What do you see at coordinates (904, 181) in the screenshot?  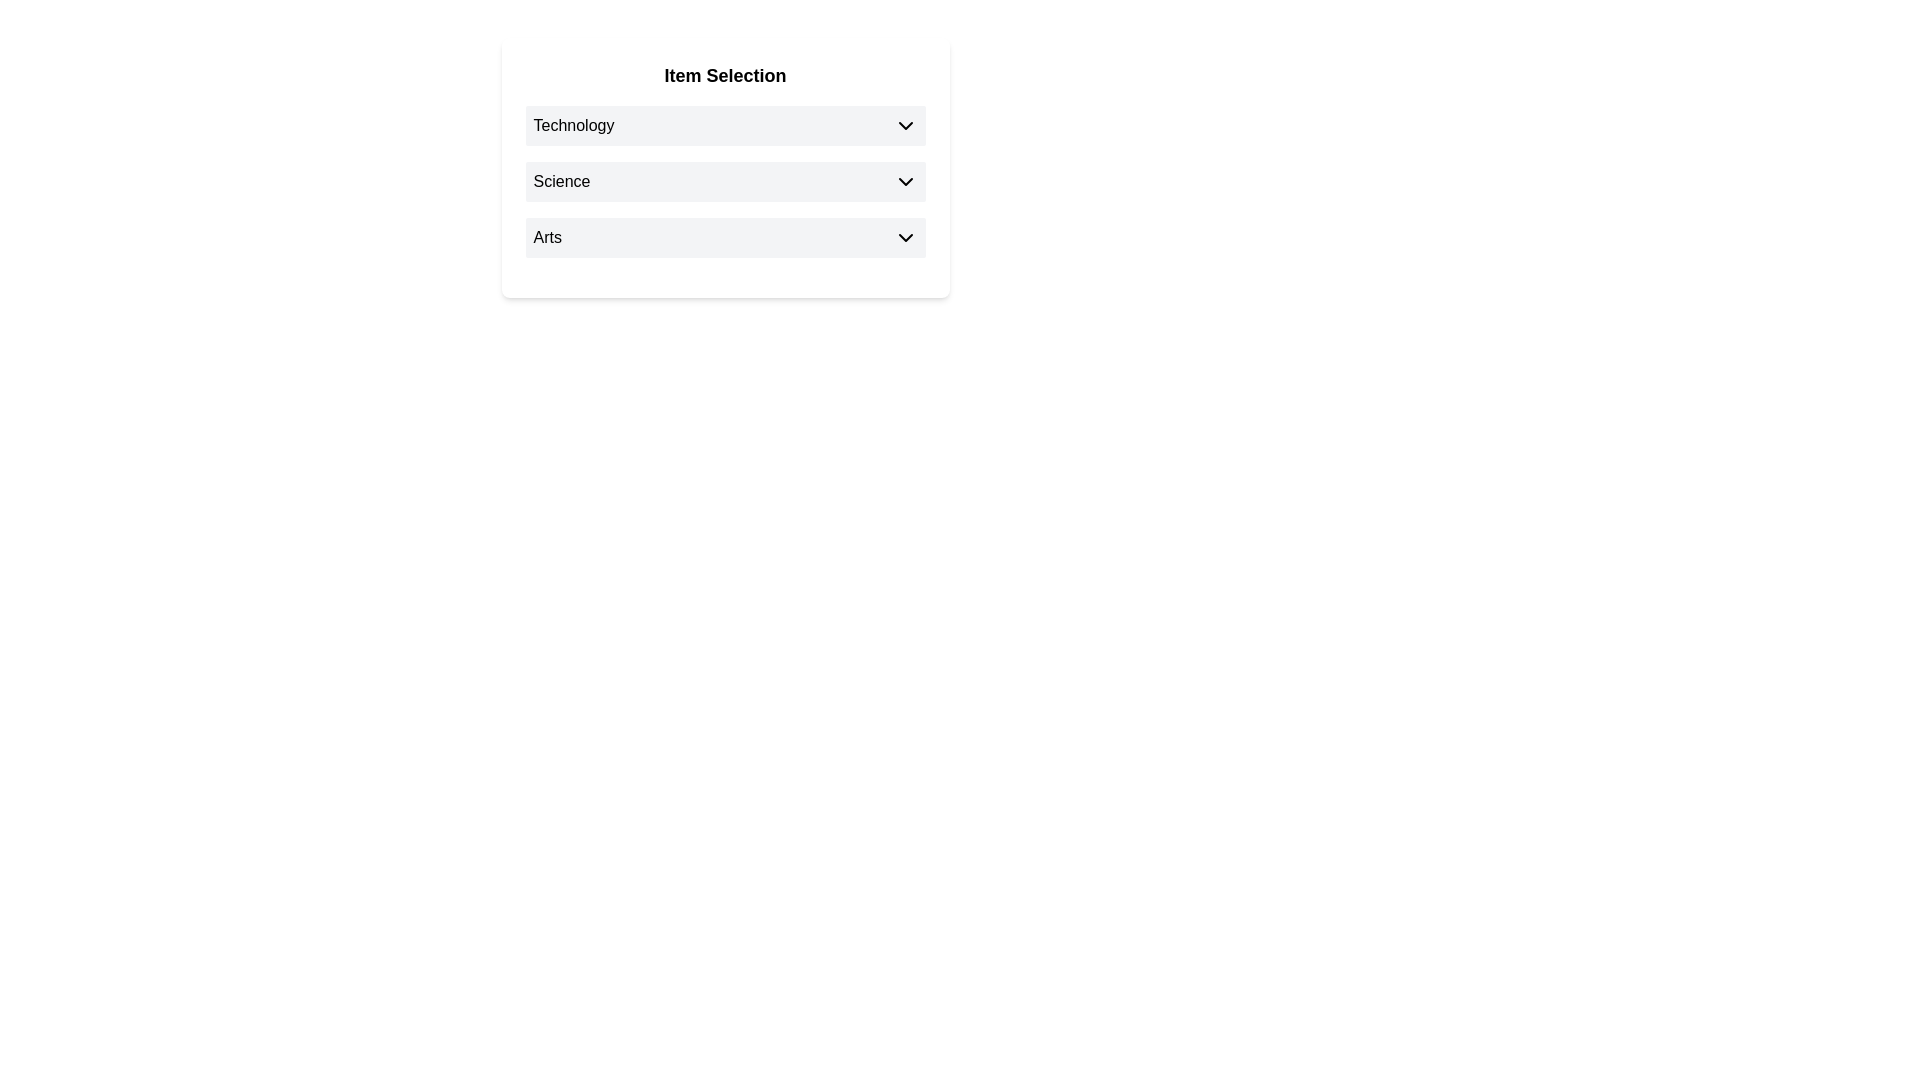 I see `the downward-pointing chevron icon in the 'Science' row of the dropdown menu` at bounding box center [904, 181].